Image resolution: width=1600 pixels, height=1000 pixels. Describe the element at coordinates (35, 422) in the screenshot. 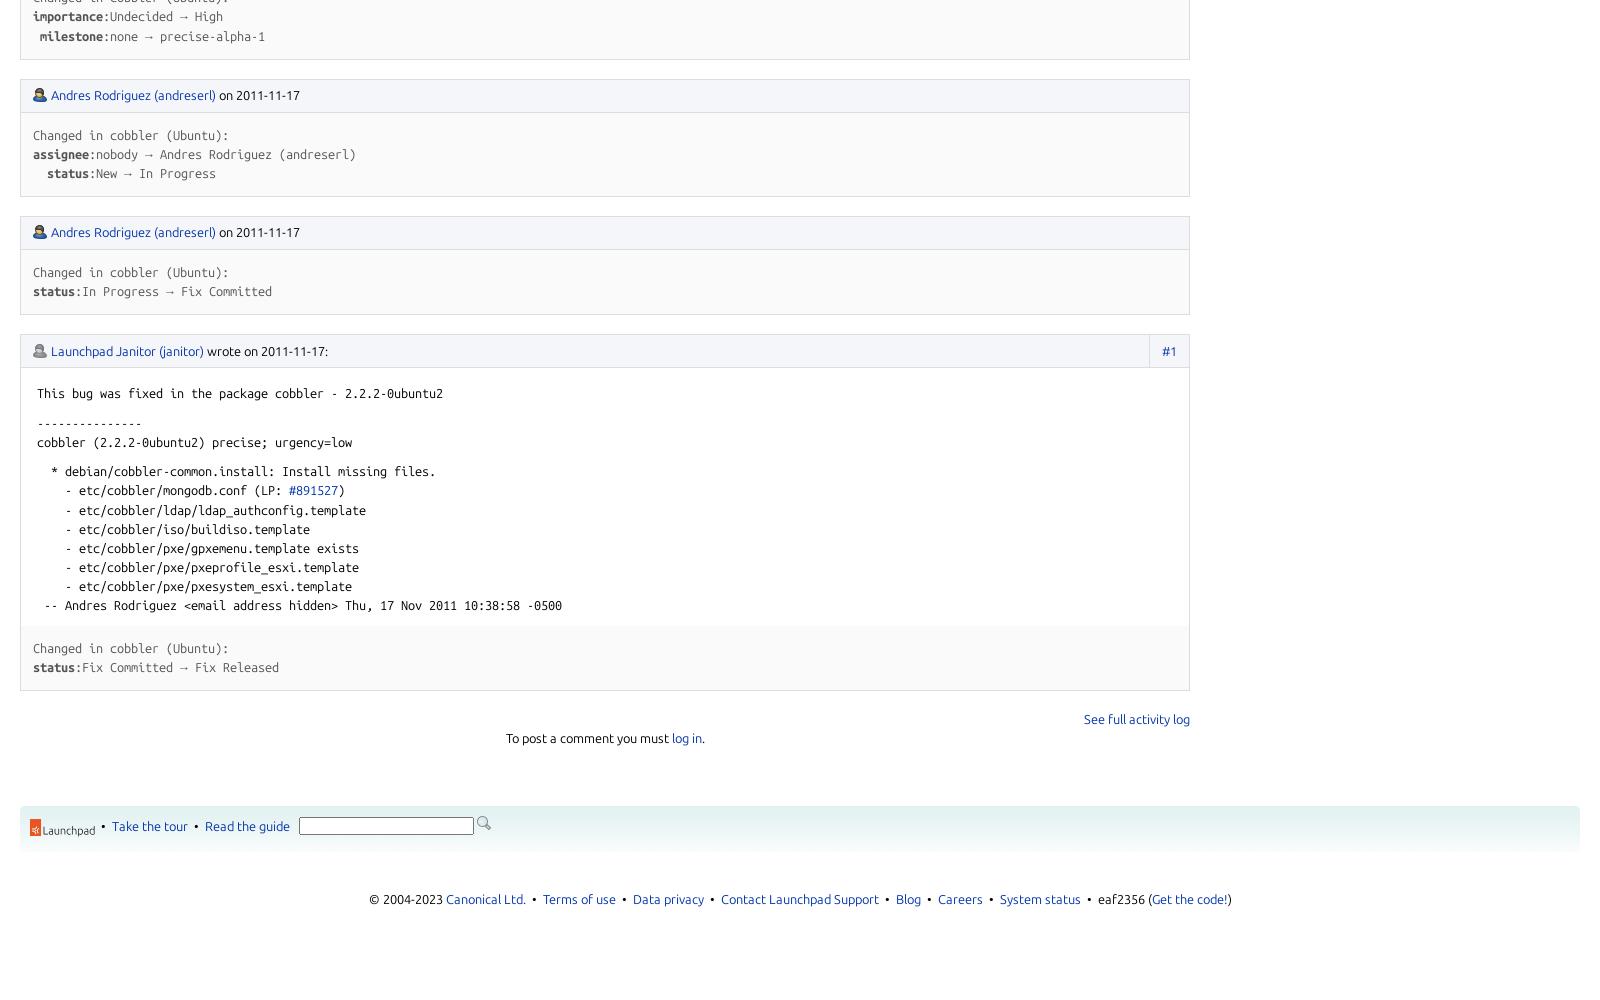

I see `'---------------'` at that location.